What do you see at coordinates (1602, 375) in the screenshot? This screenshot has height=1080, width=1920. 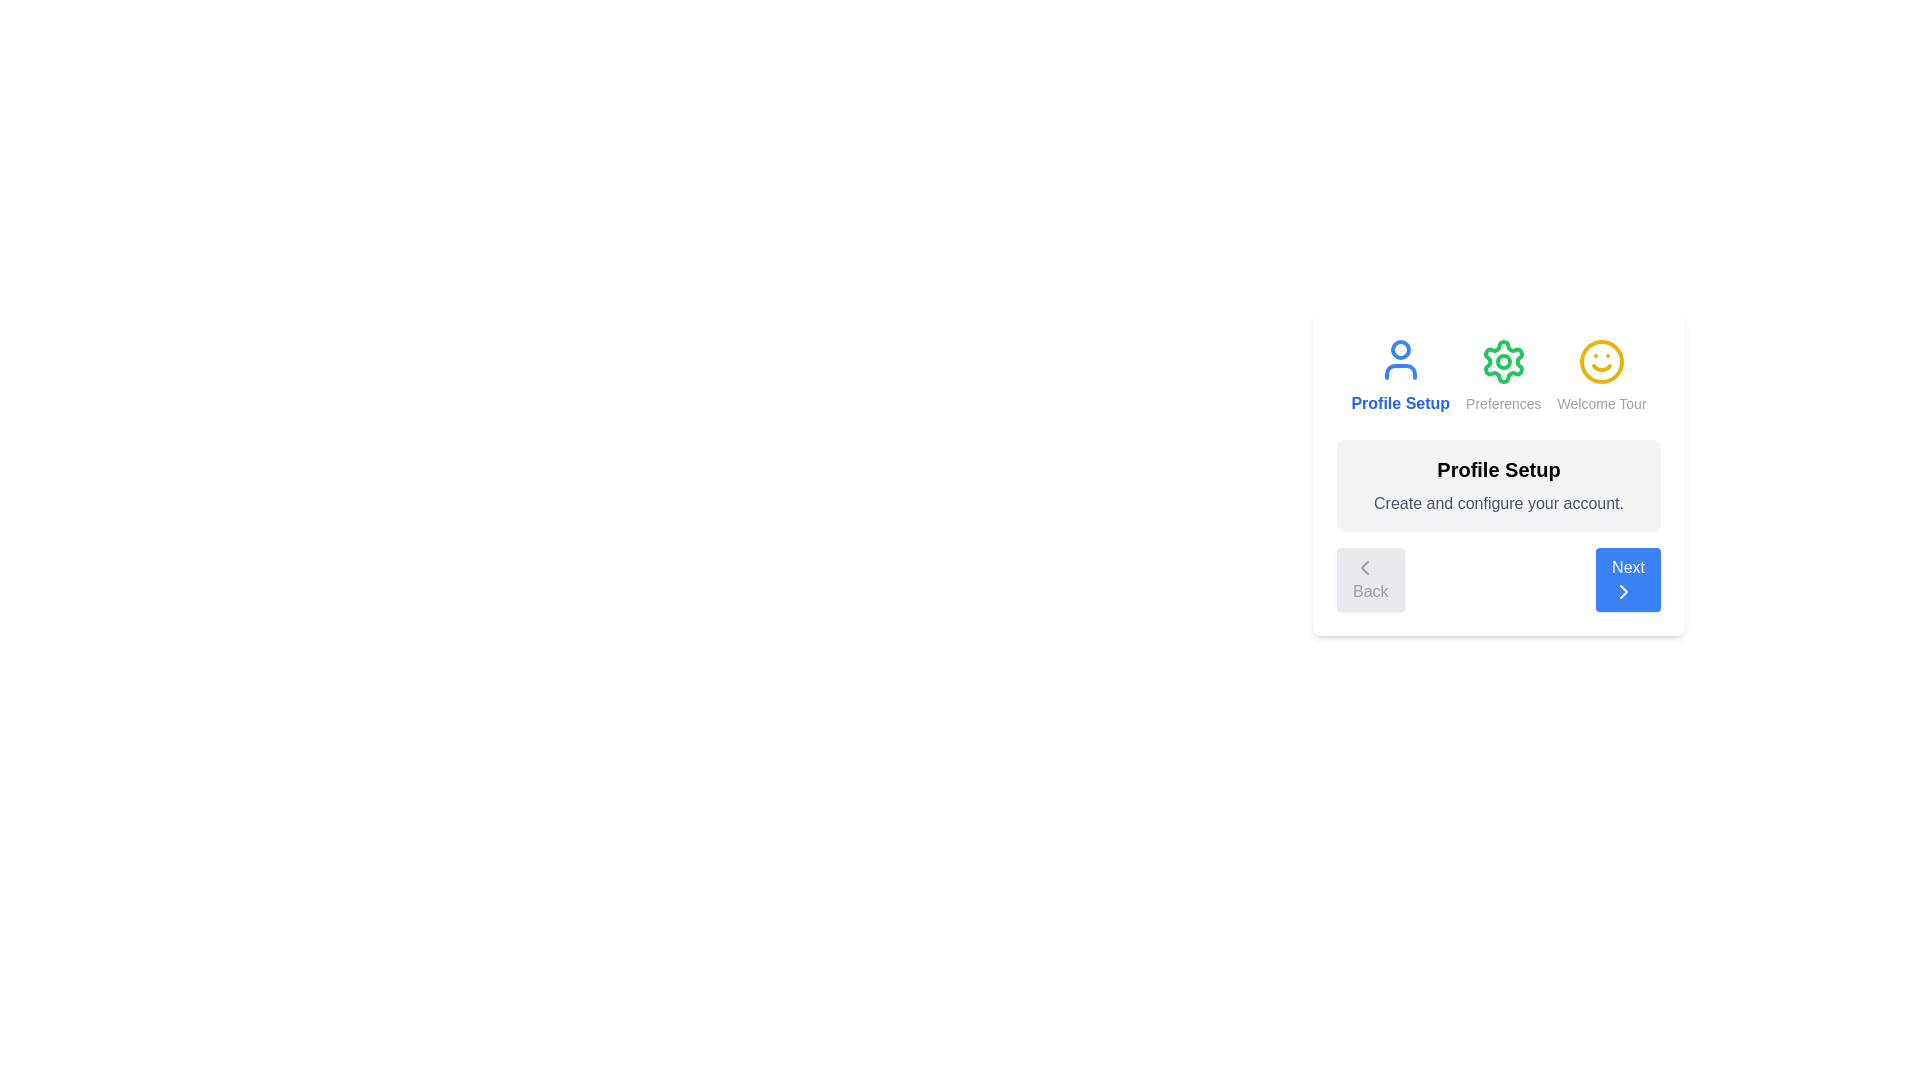 I see `the step icon corresponding to Welcome Tour to view its details` at bounding box center [1602, 375].